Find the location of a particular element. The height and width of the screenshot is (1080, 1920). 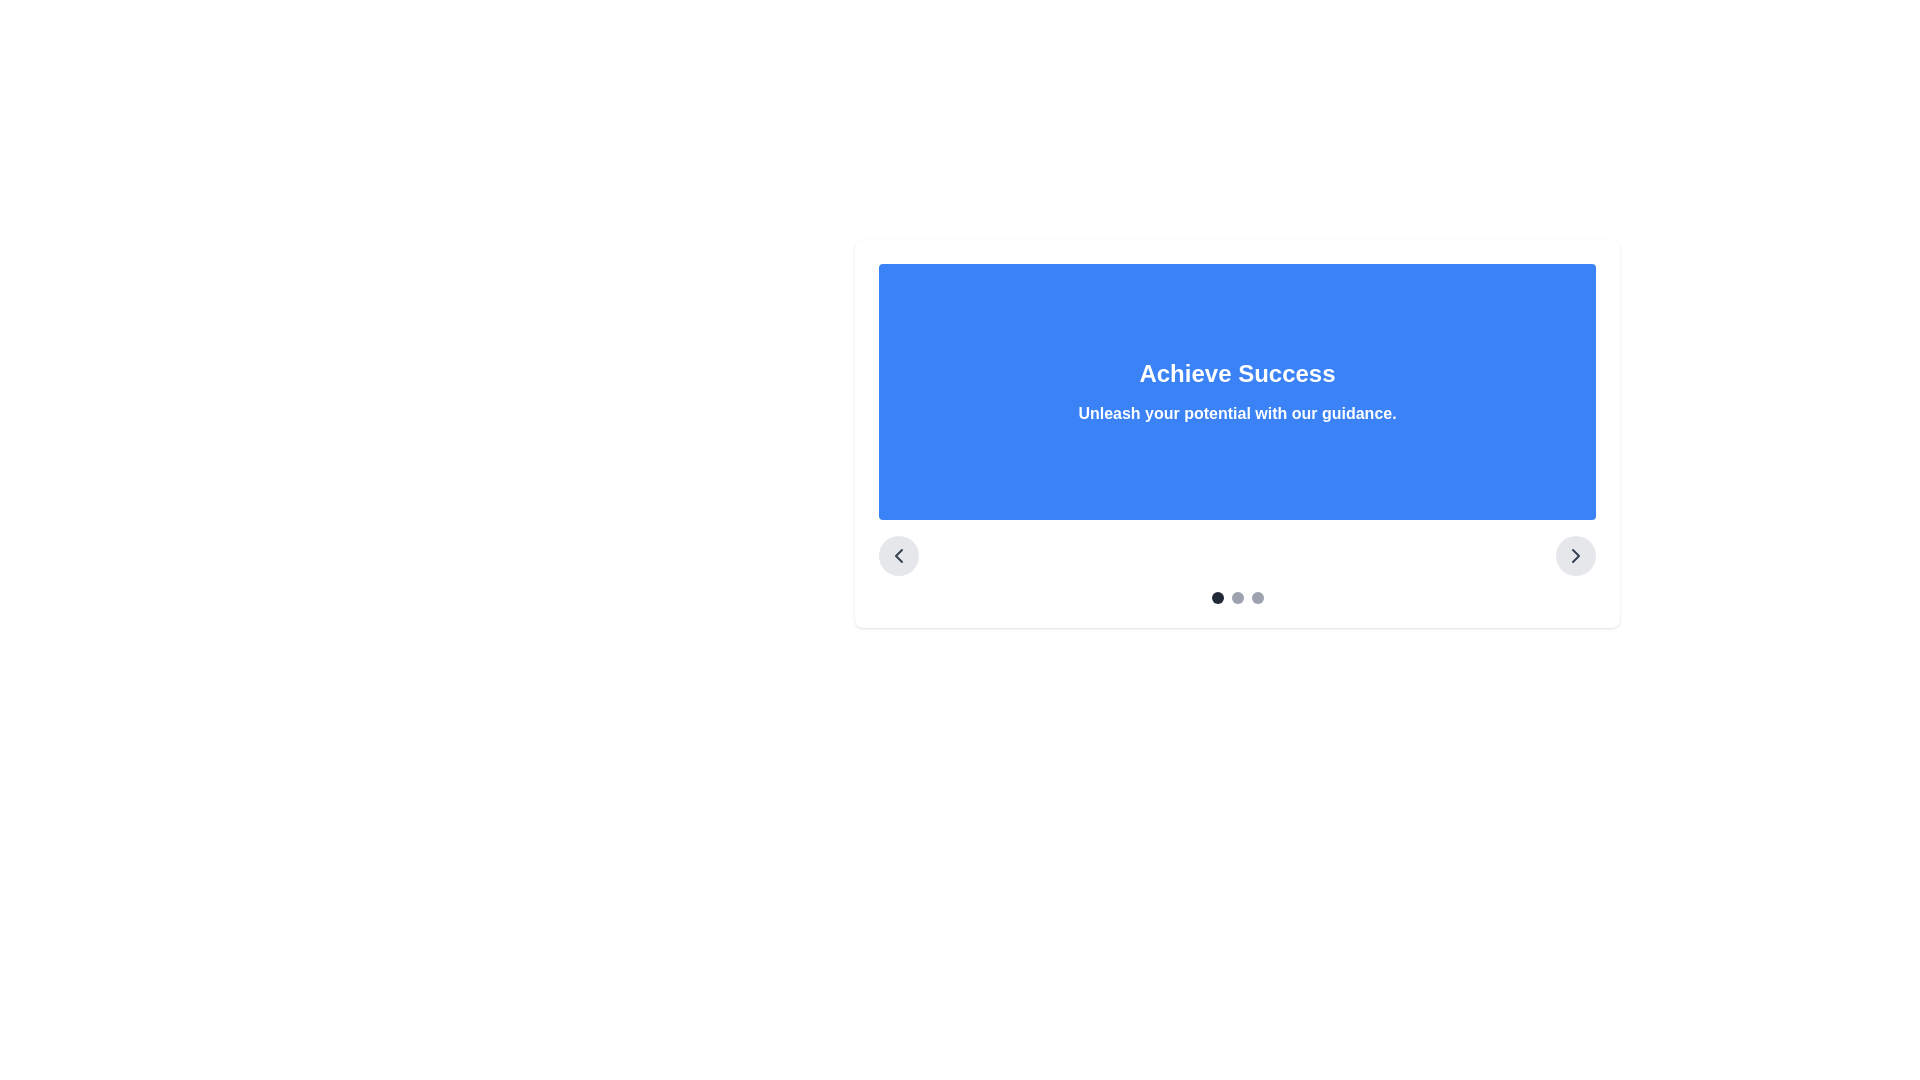

the third Carousel navigation dot, which is a small circular indicator styled with light gray color is located at coordinates (1256, 596).